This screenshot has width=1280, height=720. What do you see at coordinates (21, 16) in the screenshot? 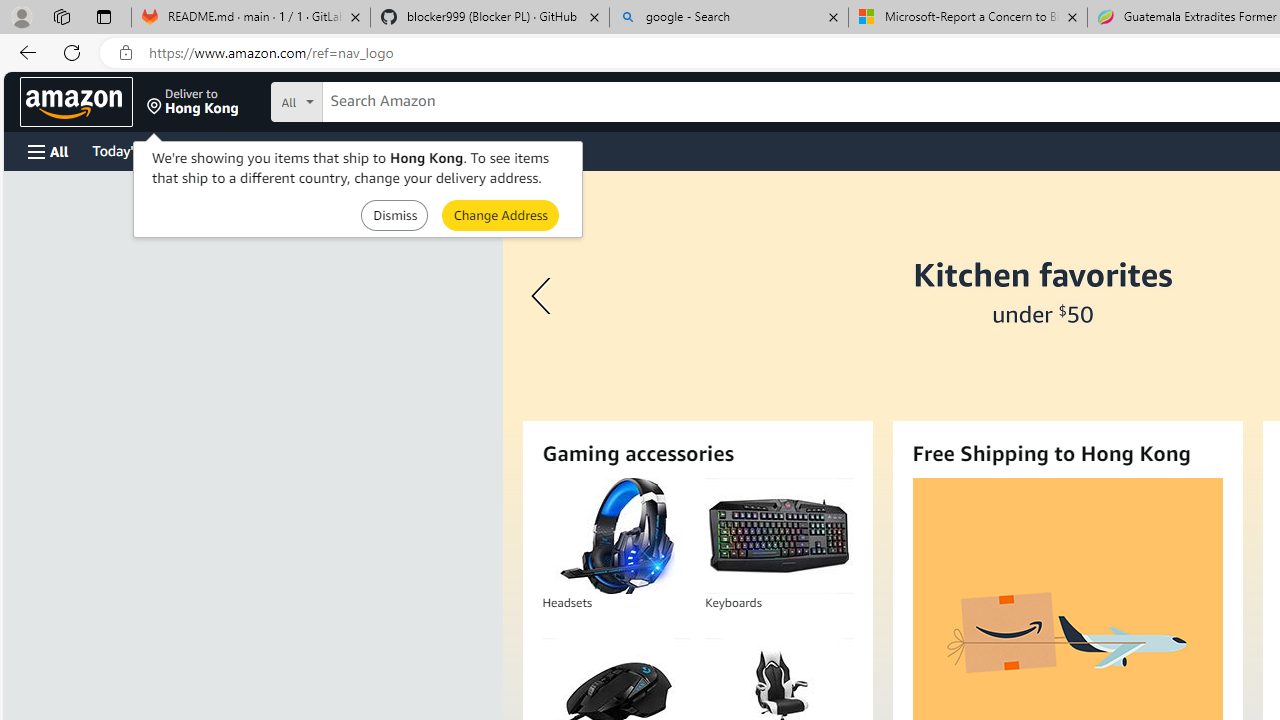
I see `'Personal Profile'` at bounding box center [21, 16].